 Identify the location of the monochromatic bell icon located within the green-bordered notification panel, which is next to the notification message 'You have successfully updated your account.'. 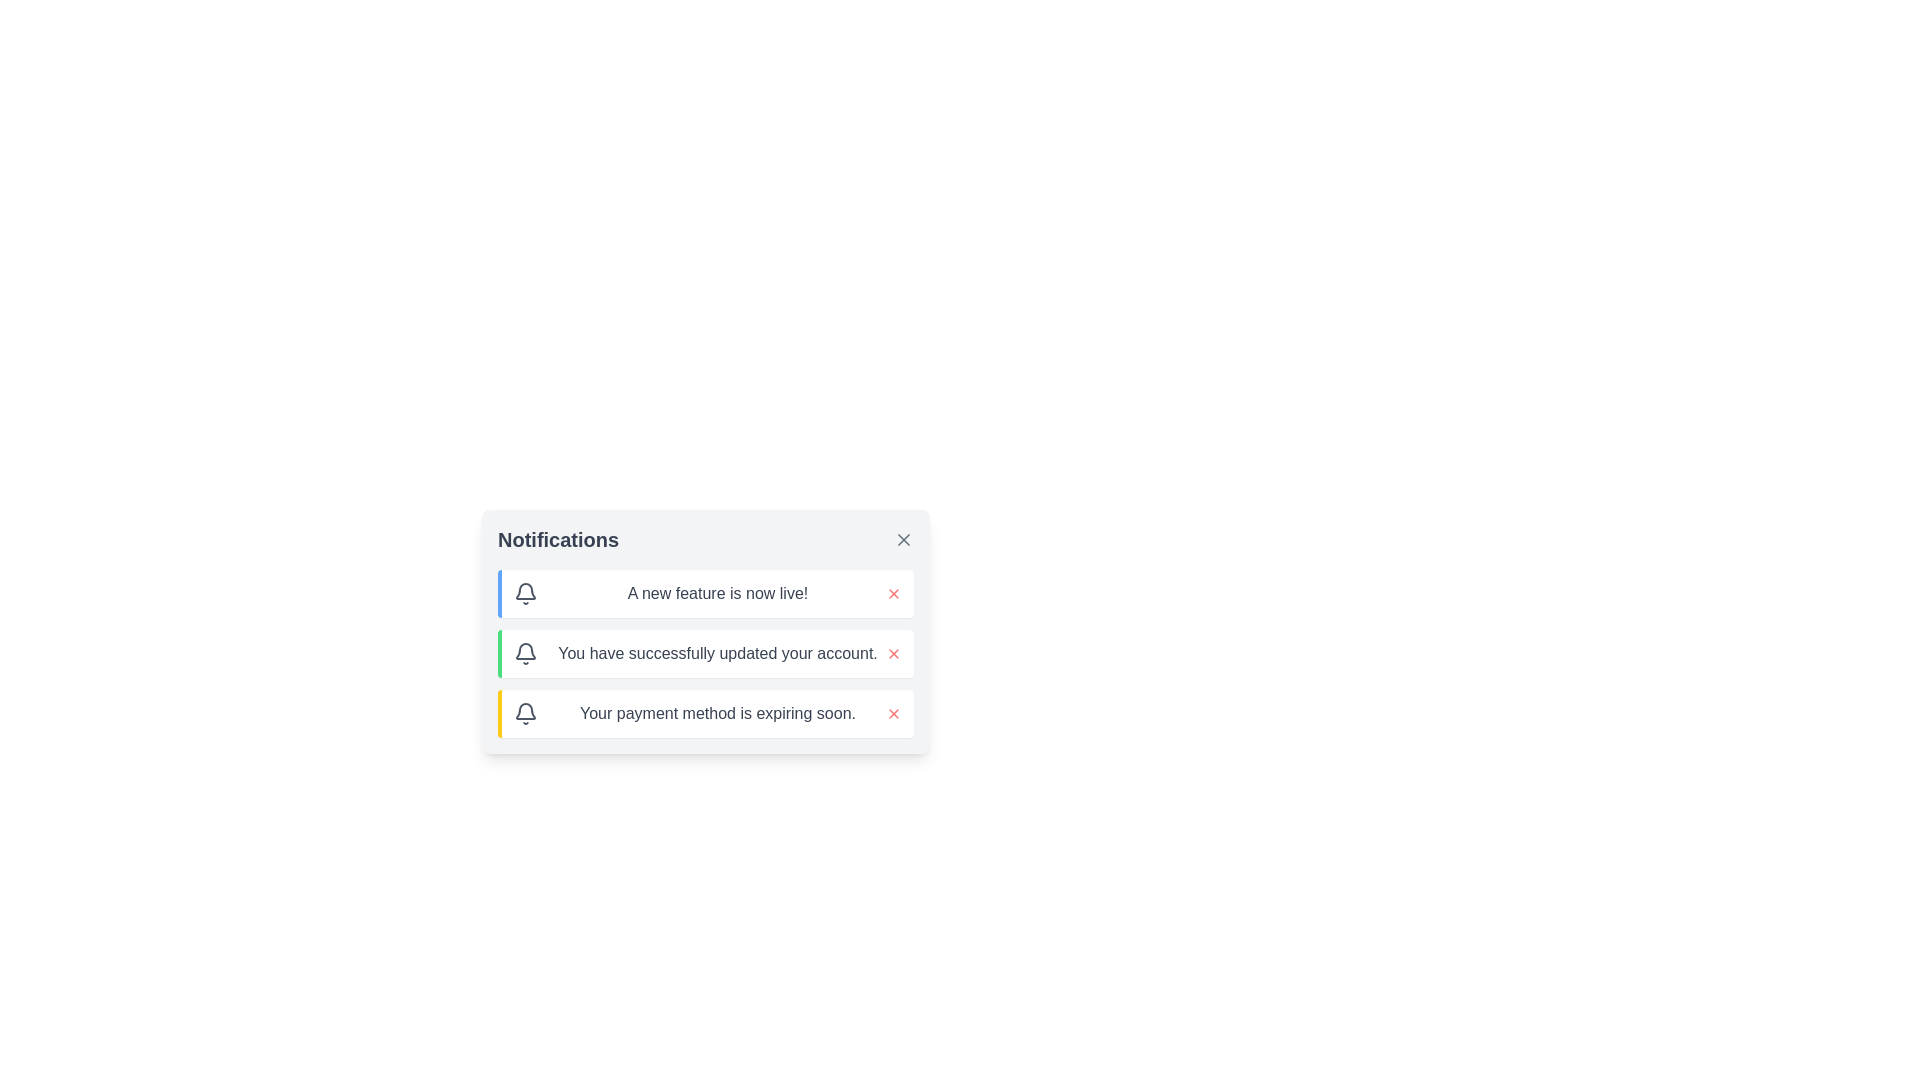
(526, 654).